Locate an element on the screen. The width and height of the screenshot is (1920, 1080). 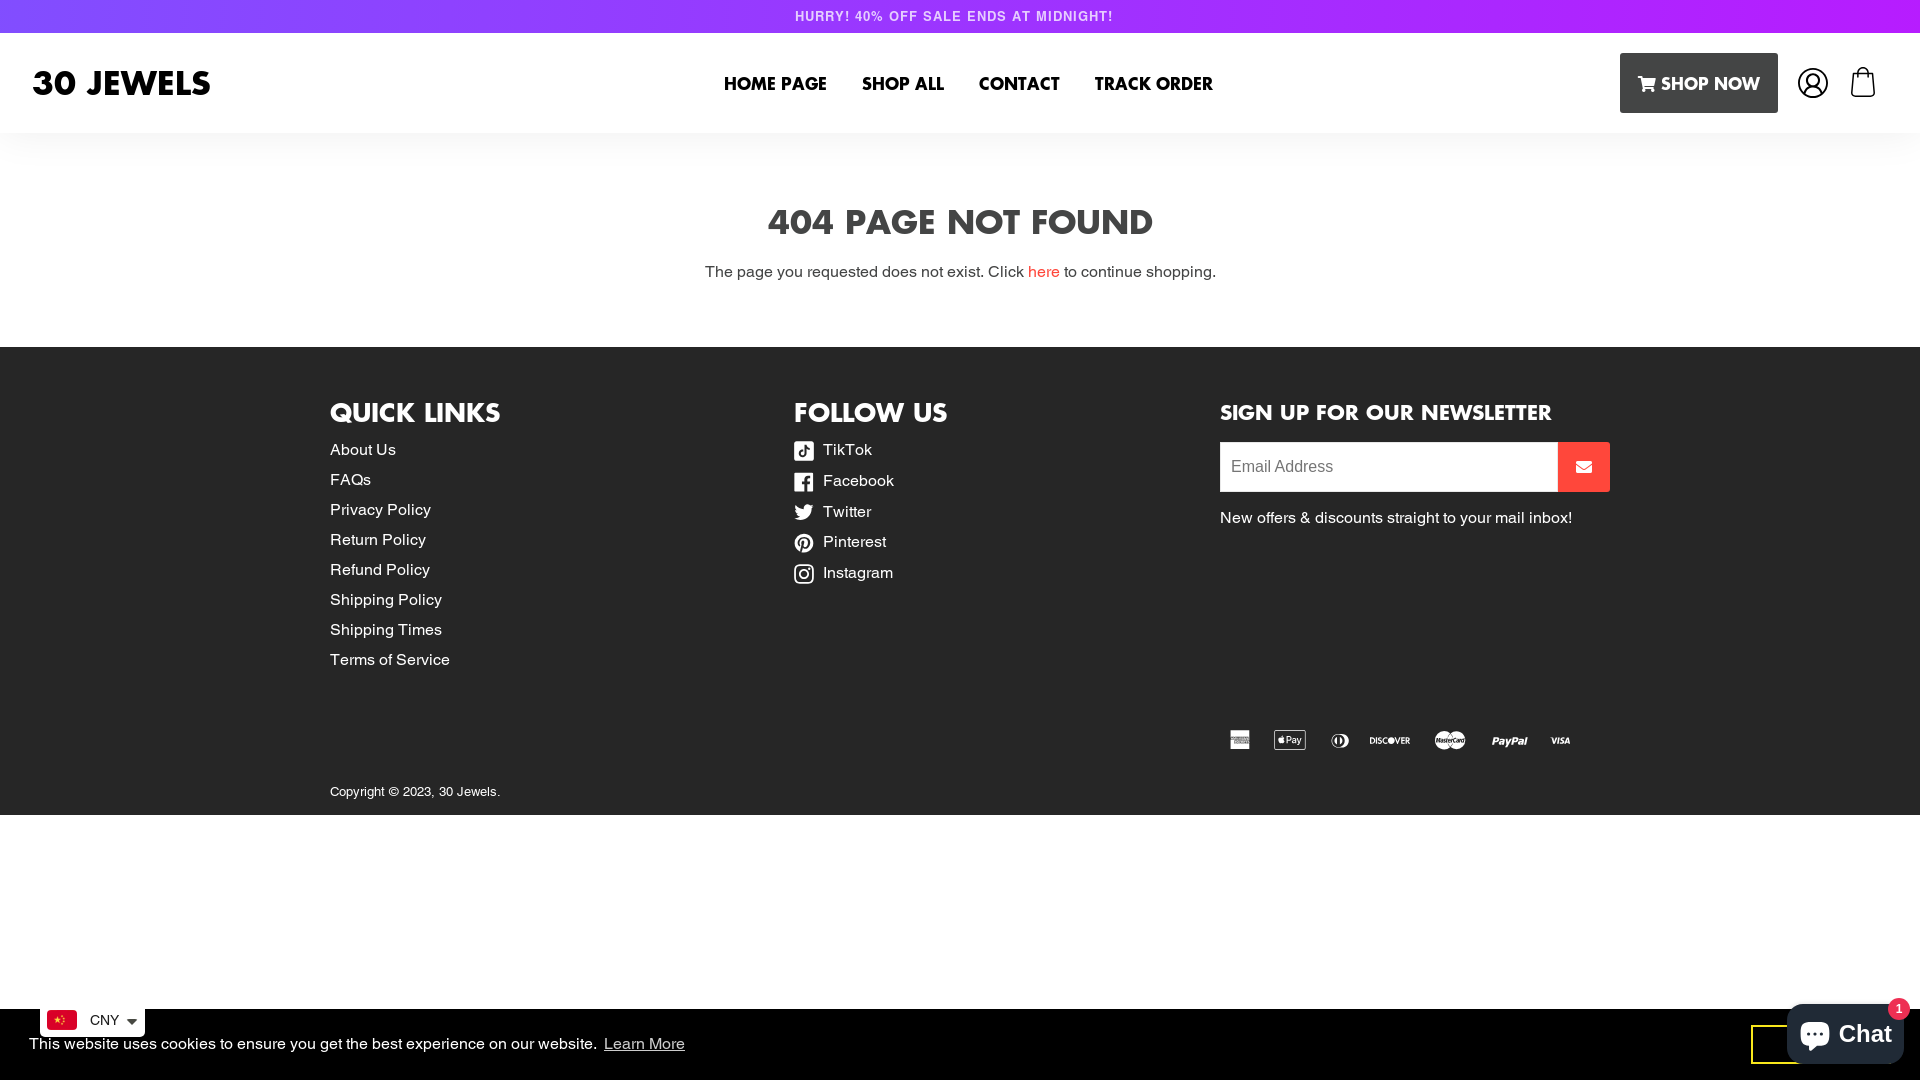
'30 Jewels' is located at coordinates (466, 797).